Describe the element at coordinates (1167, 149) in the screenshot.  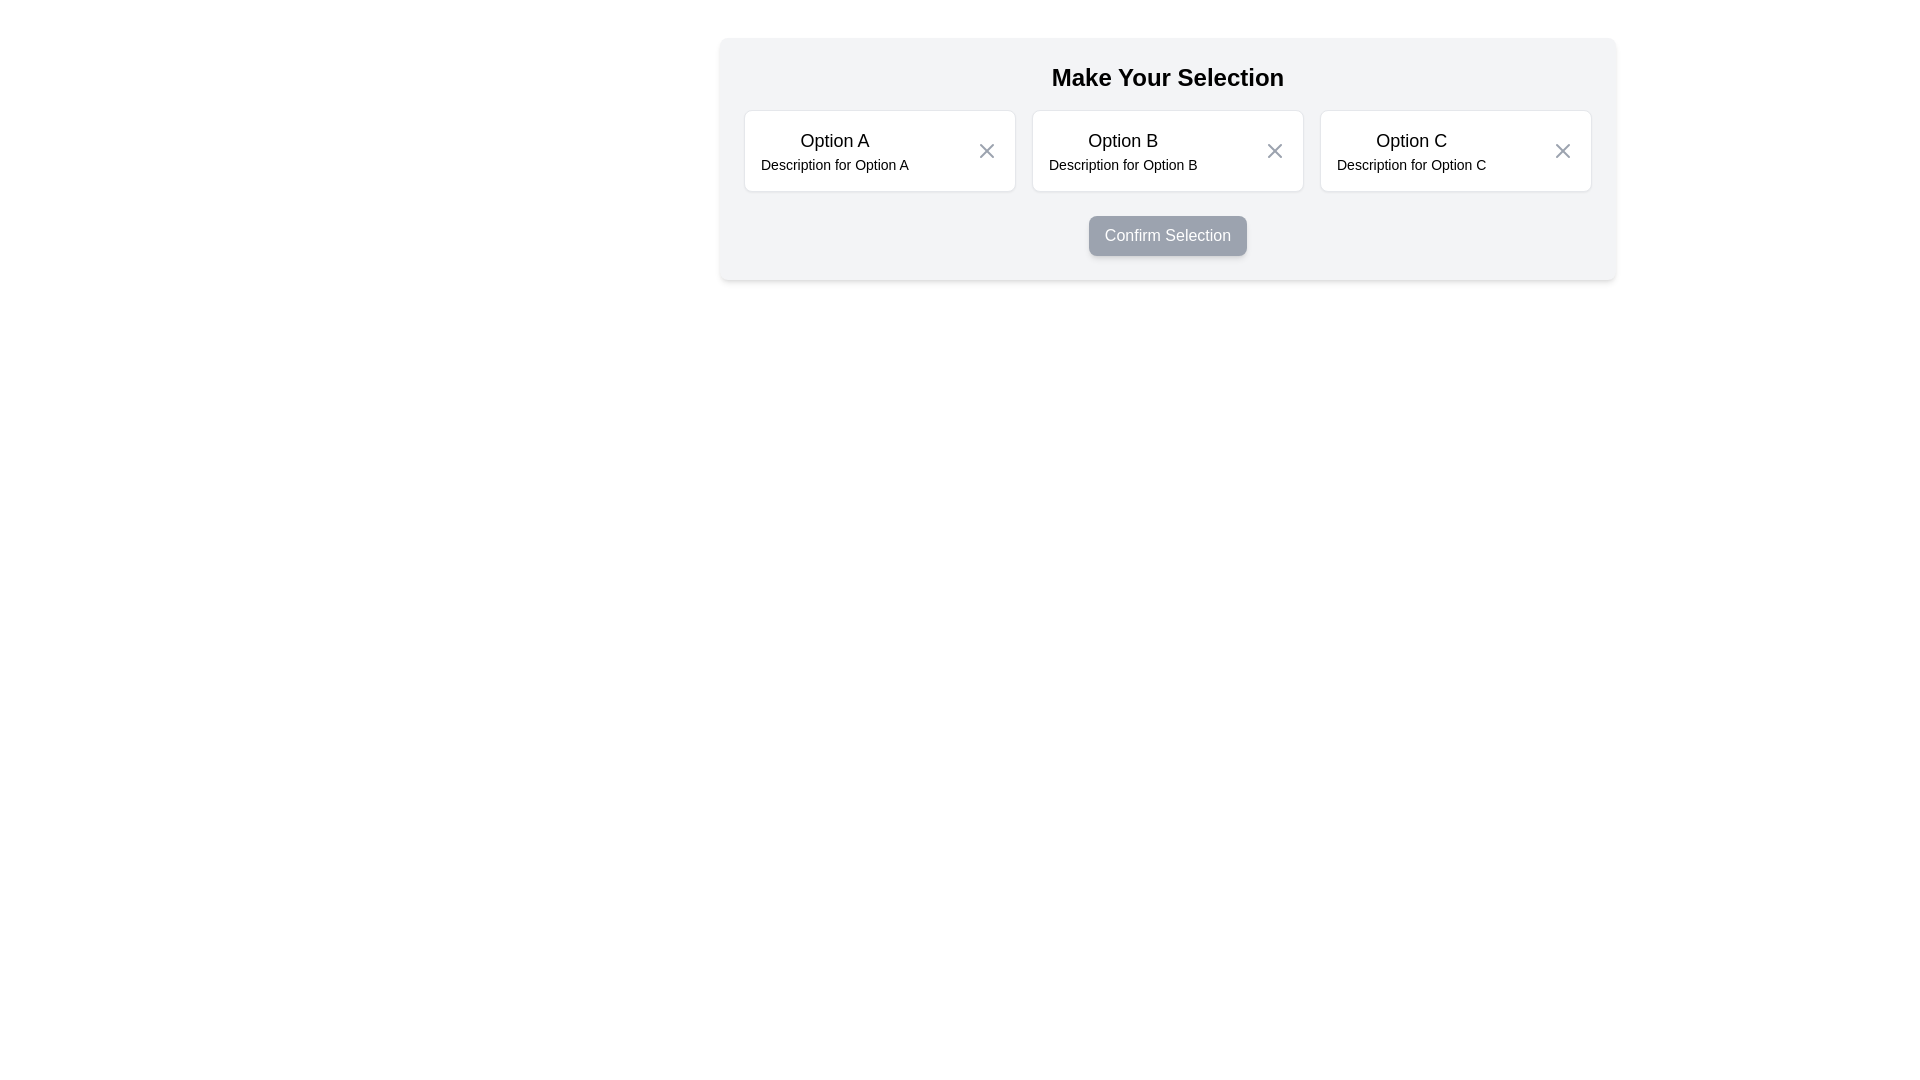
I see `'Option B', the second selectable choice` at that location.